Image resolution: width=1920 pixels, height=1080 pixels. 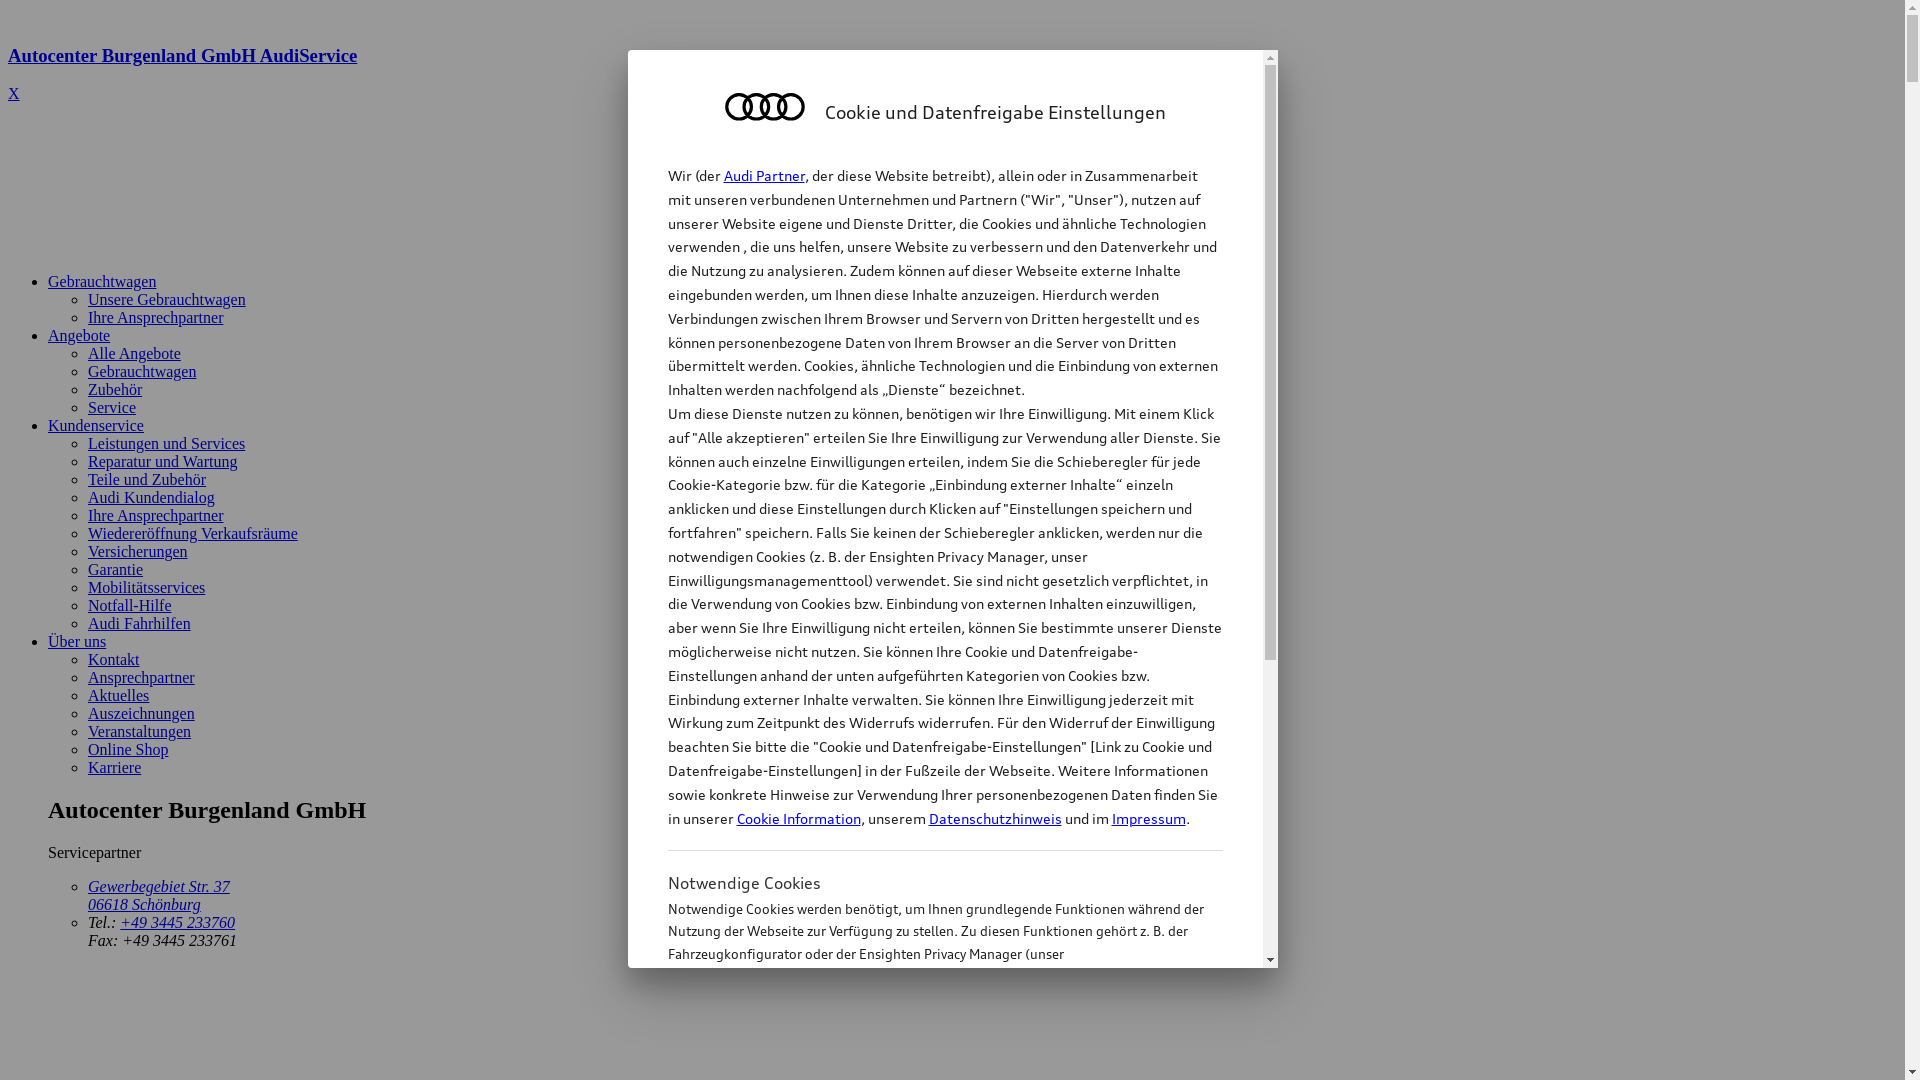 I want to click on 'Unsere Gebrauchtwagen', so click(x=167, y=299).